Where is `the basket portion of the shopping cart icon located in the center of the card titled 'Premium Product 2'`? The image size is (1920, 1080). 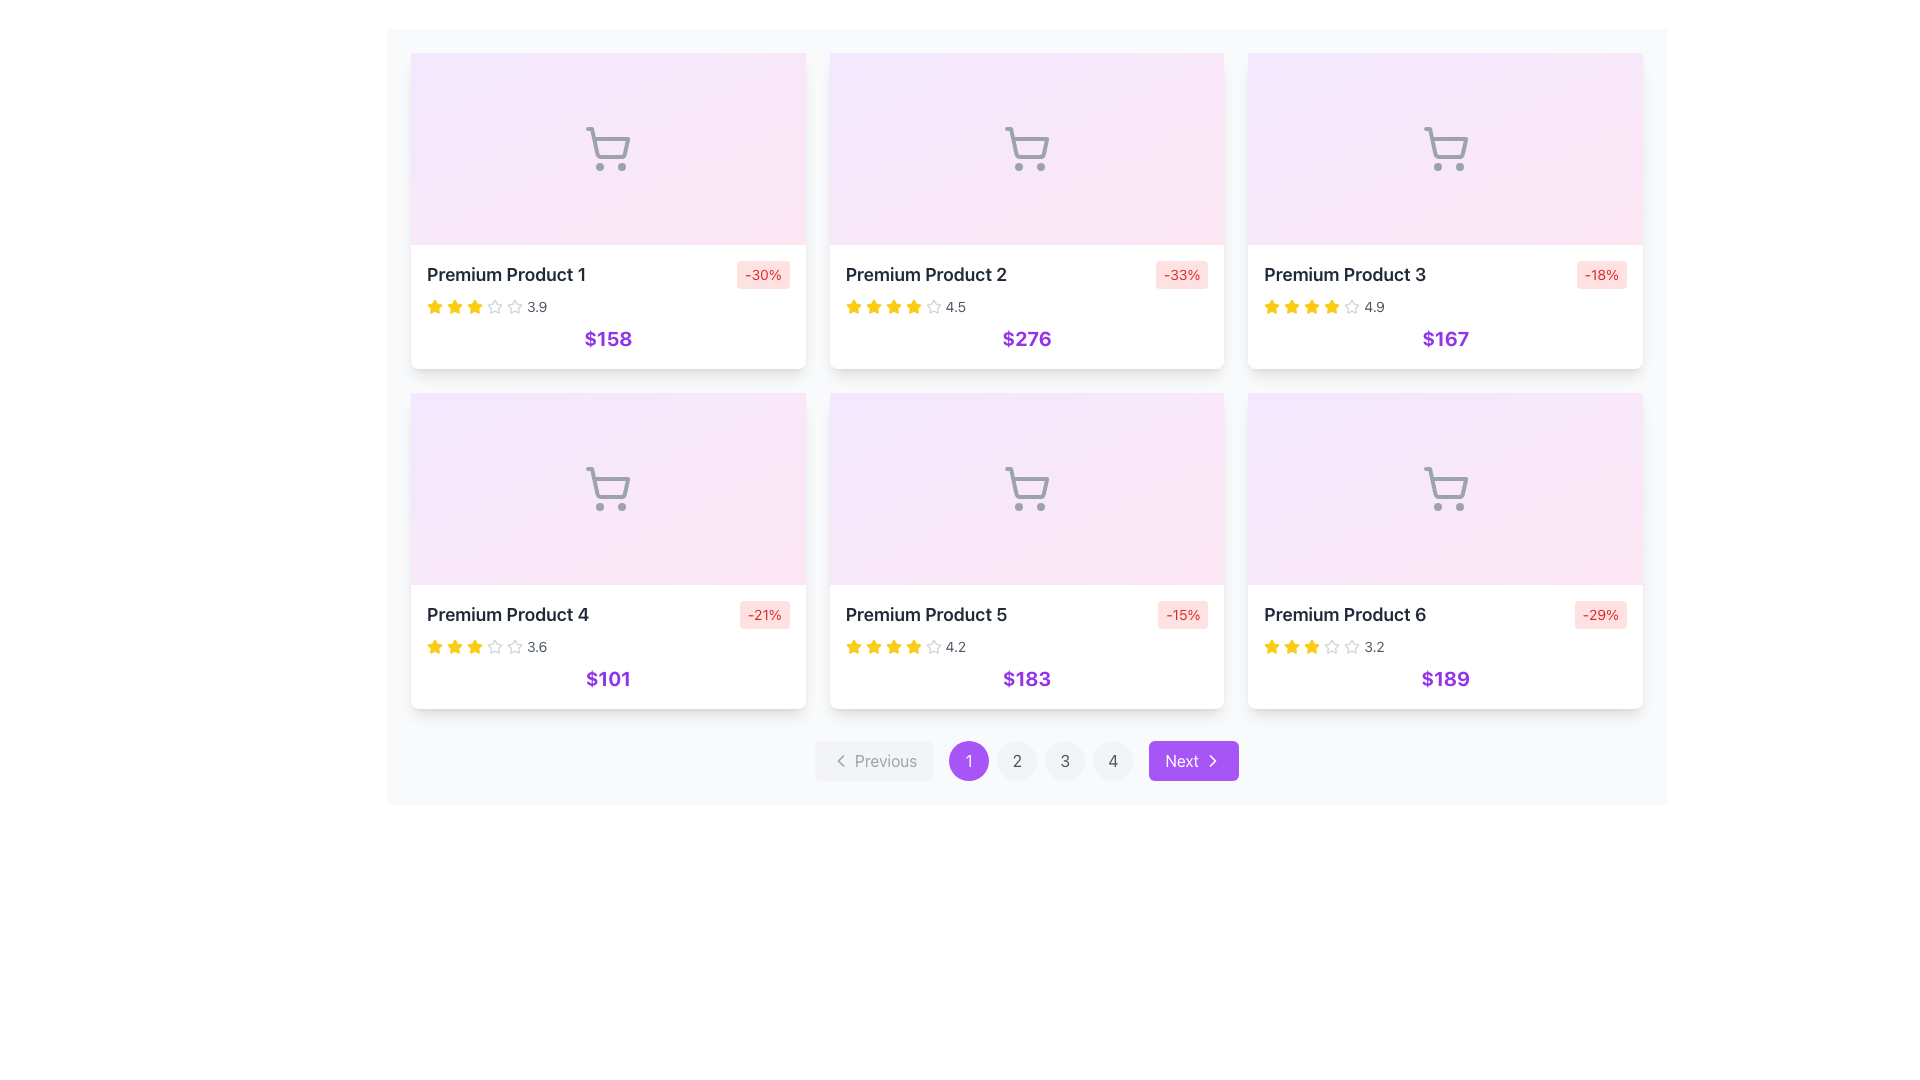 the basket portion of the shopping cart icon located in the center of the card titled 'Premium Product 2' is located at coordinates (1027, 142).